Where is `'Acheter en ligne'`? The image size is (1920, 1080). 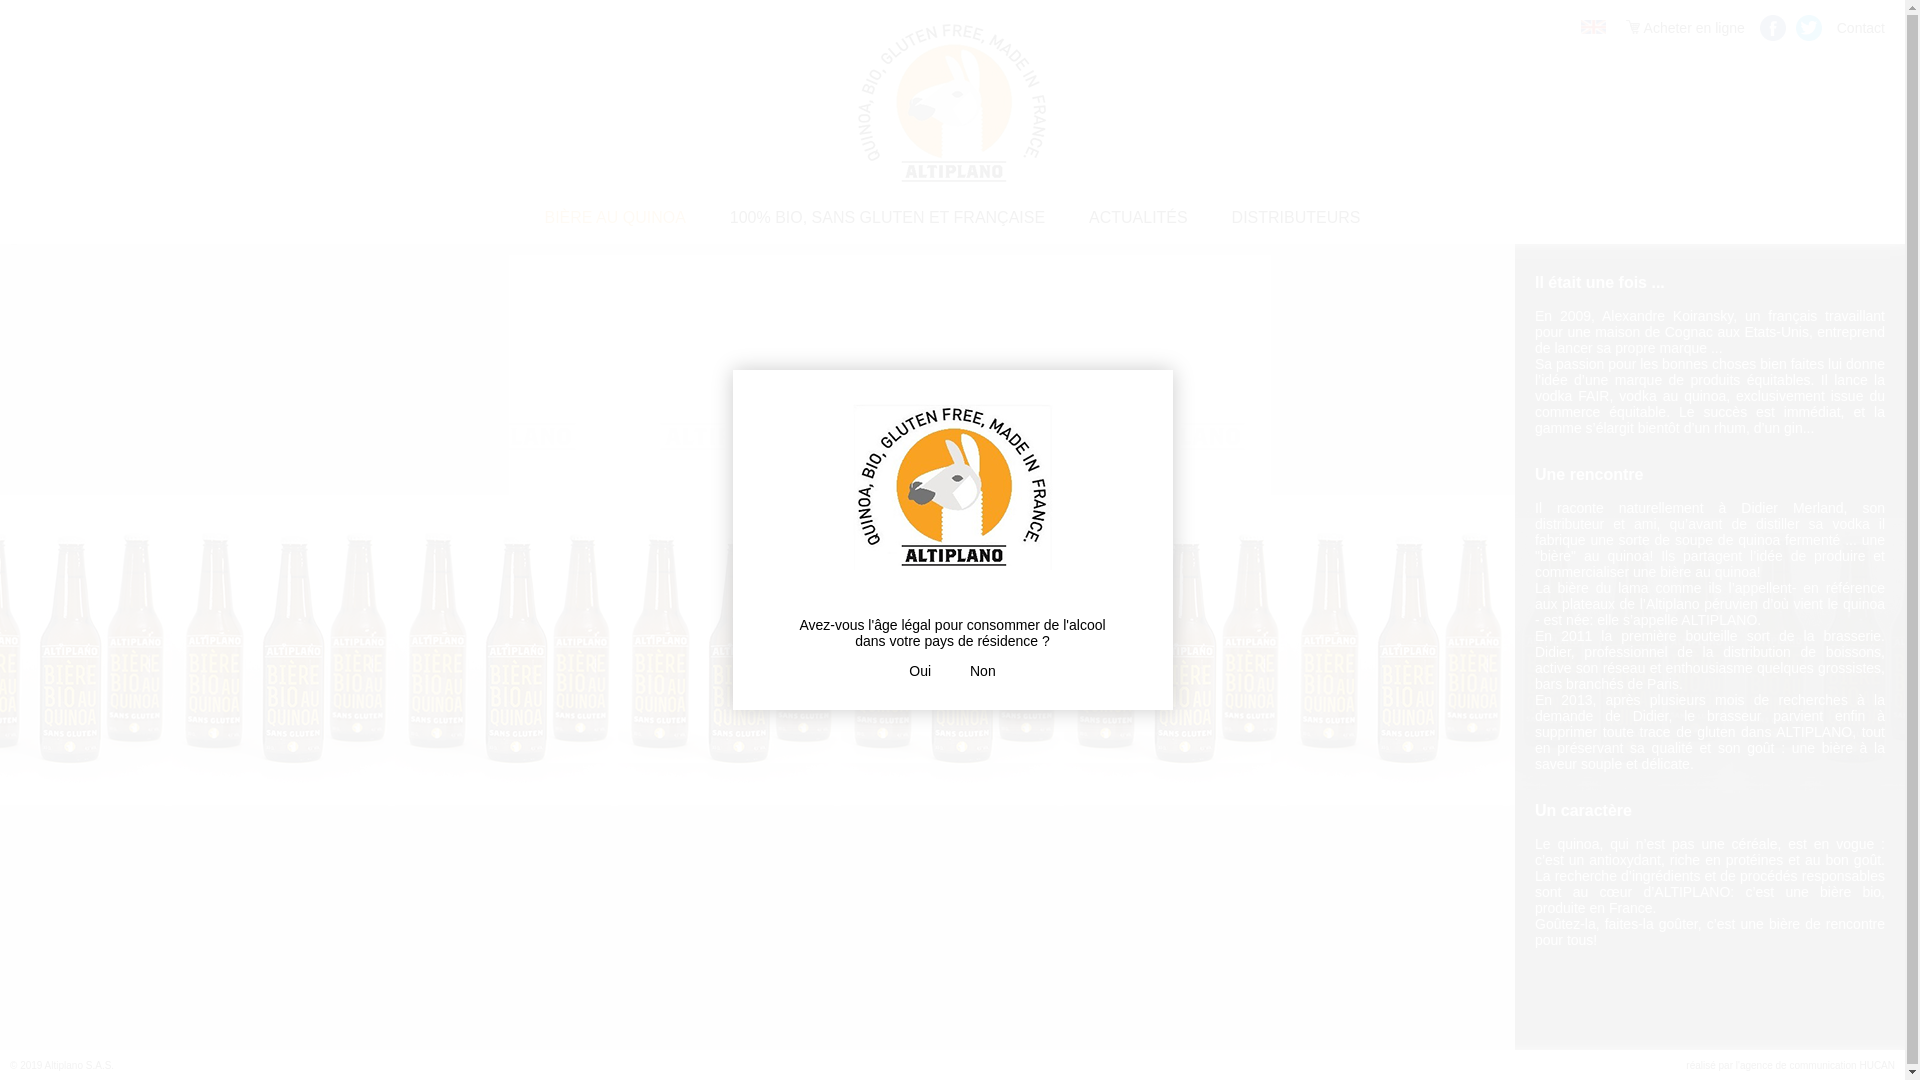 'Acheter en ligne' is located at coordinates (1616, 27).